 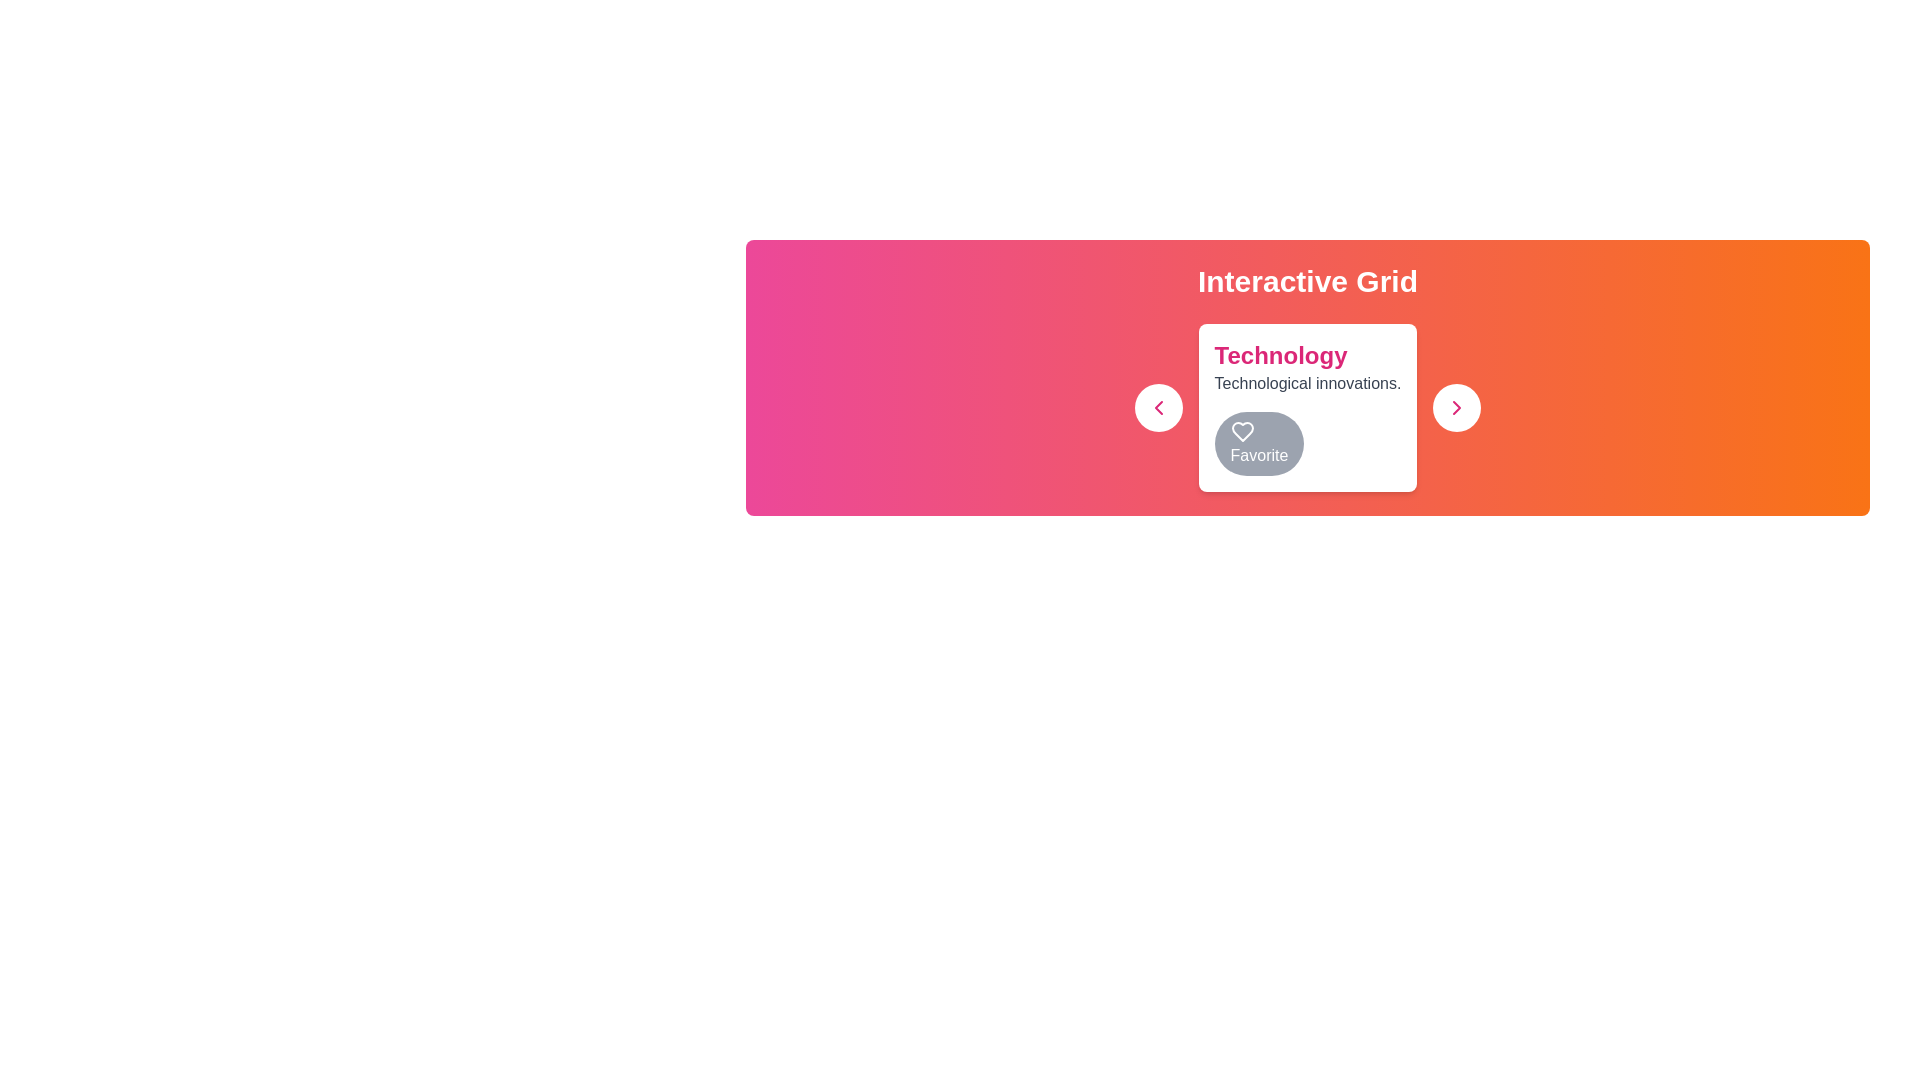 What do you see at coordinates (1158, 407) in the screenshot?
I see `the navigational button located in the interactive grid that allows users to navigate to the previous item or slide, to trigger a background color change` at bounding box center [1158, 407].